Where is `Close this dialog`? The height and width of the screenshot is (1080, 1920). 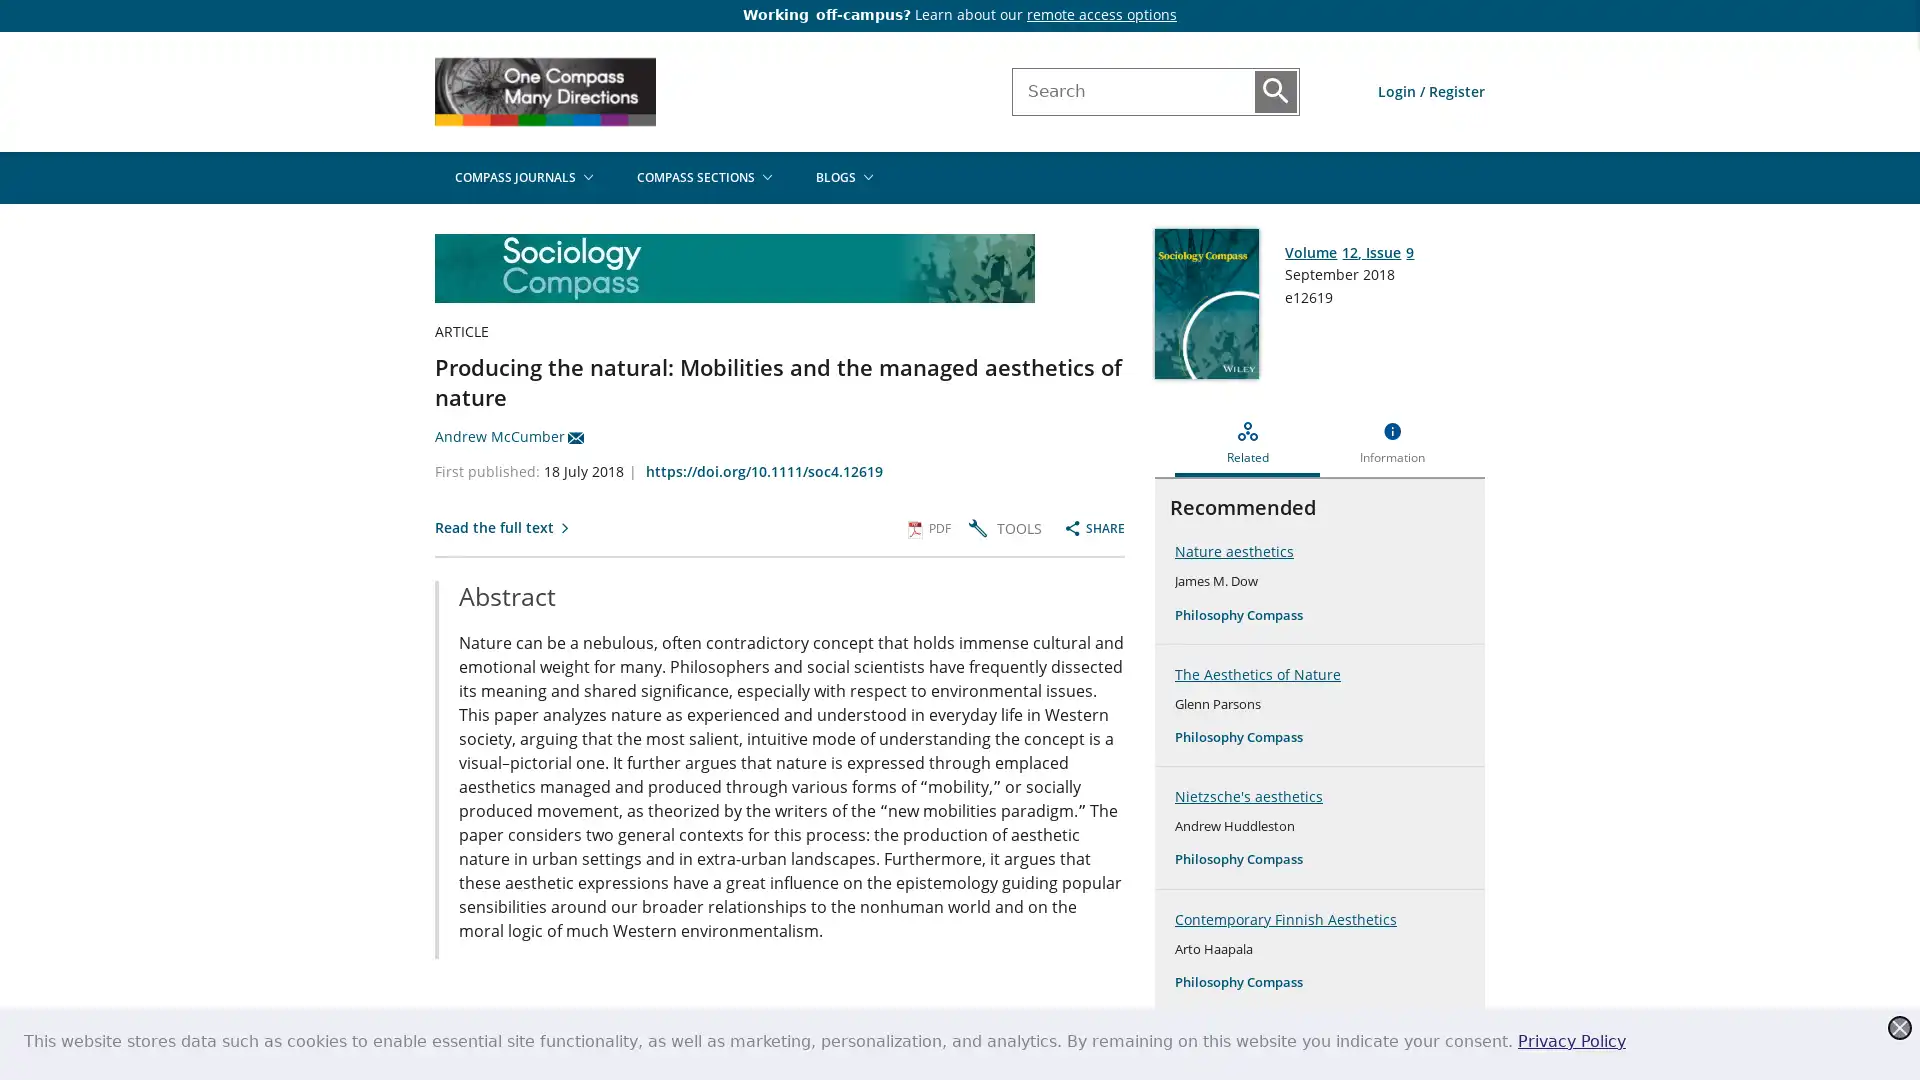 Close this dialog is located at coordinates (1899, 1028).